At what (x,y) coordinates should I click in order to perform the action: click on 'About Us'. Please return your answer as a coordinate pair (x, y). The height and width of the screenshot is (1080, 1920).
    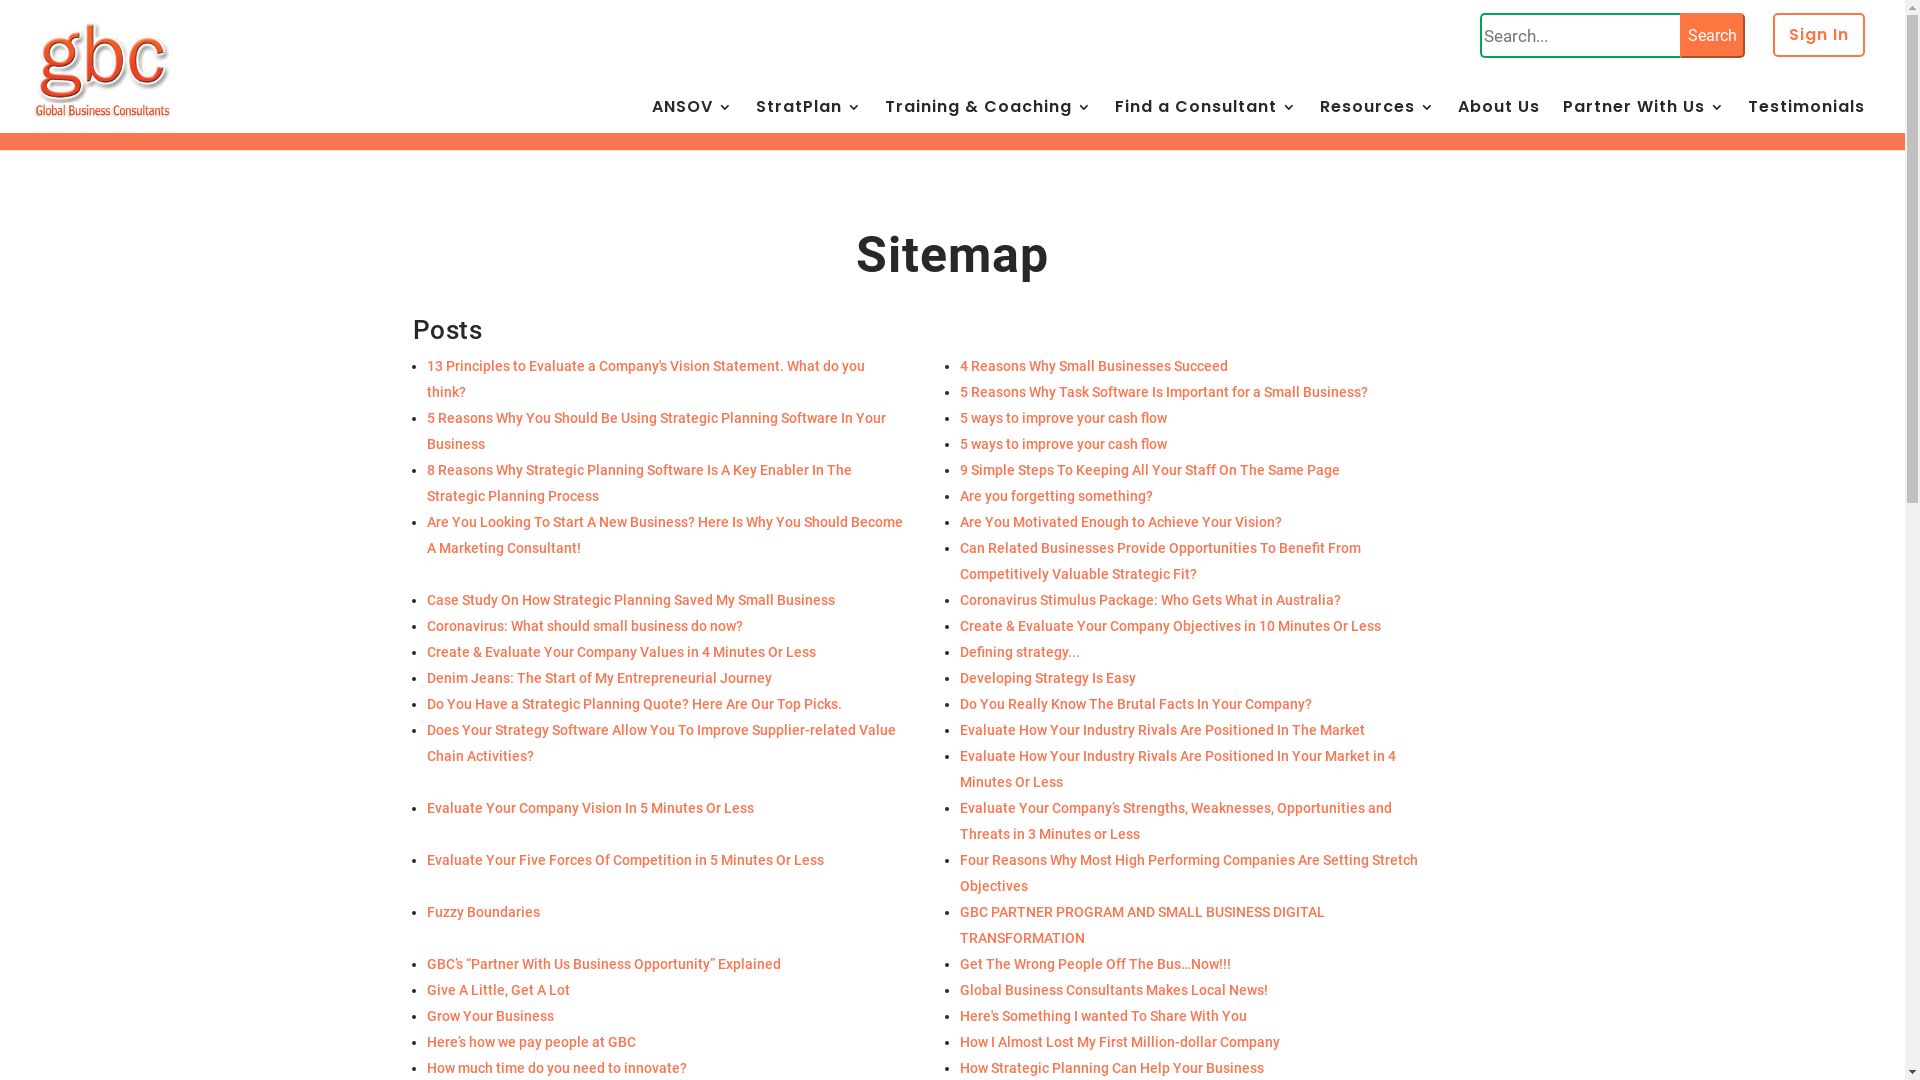
    Looking at the image, I should click on (1498, 119).